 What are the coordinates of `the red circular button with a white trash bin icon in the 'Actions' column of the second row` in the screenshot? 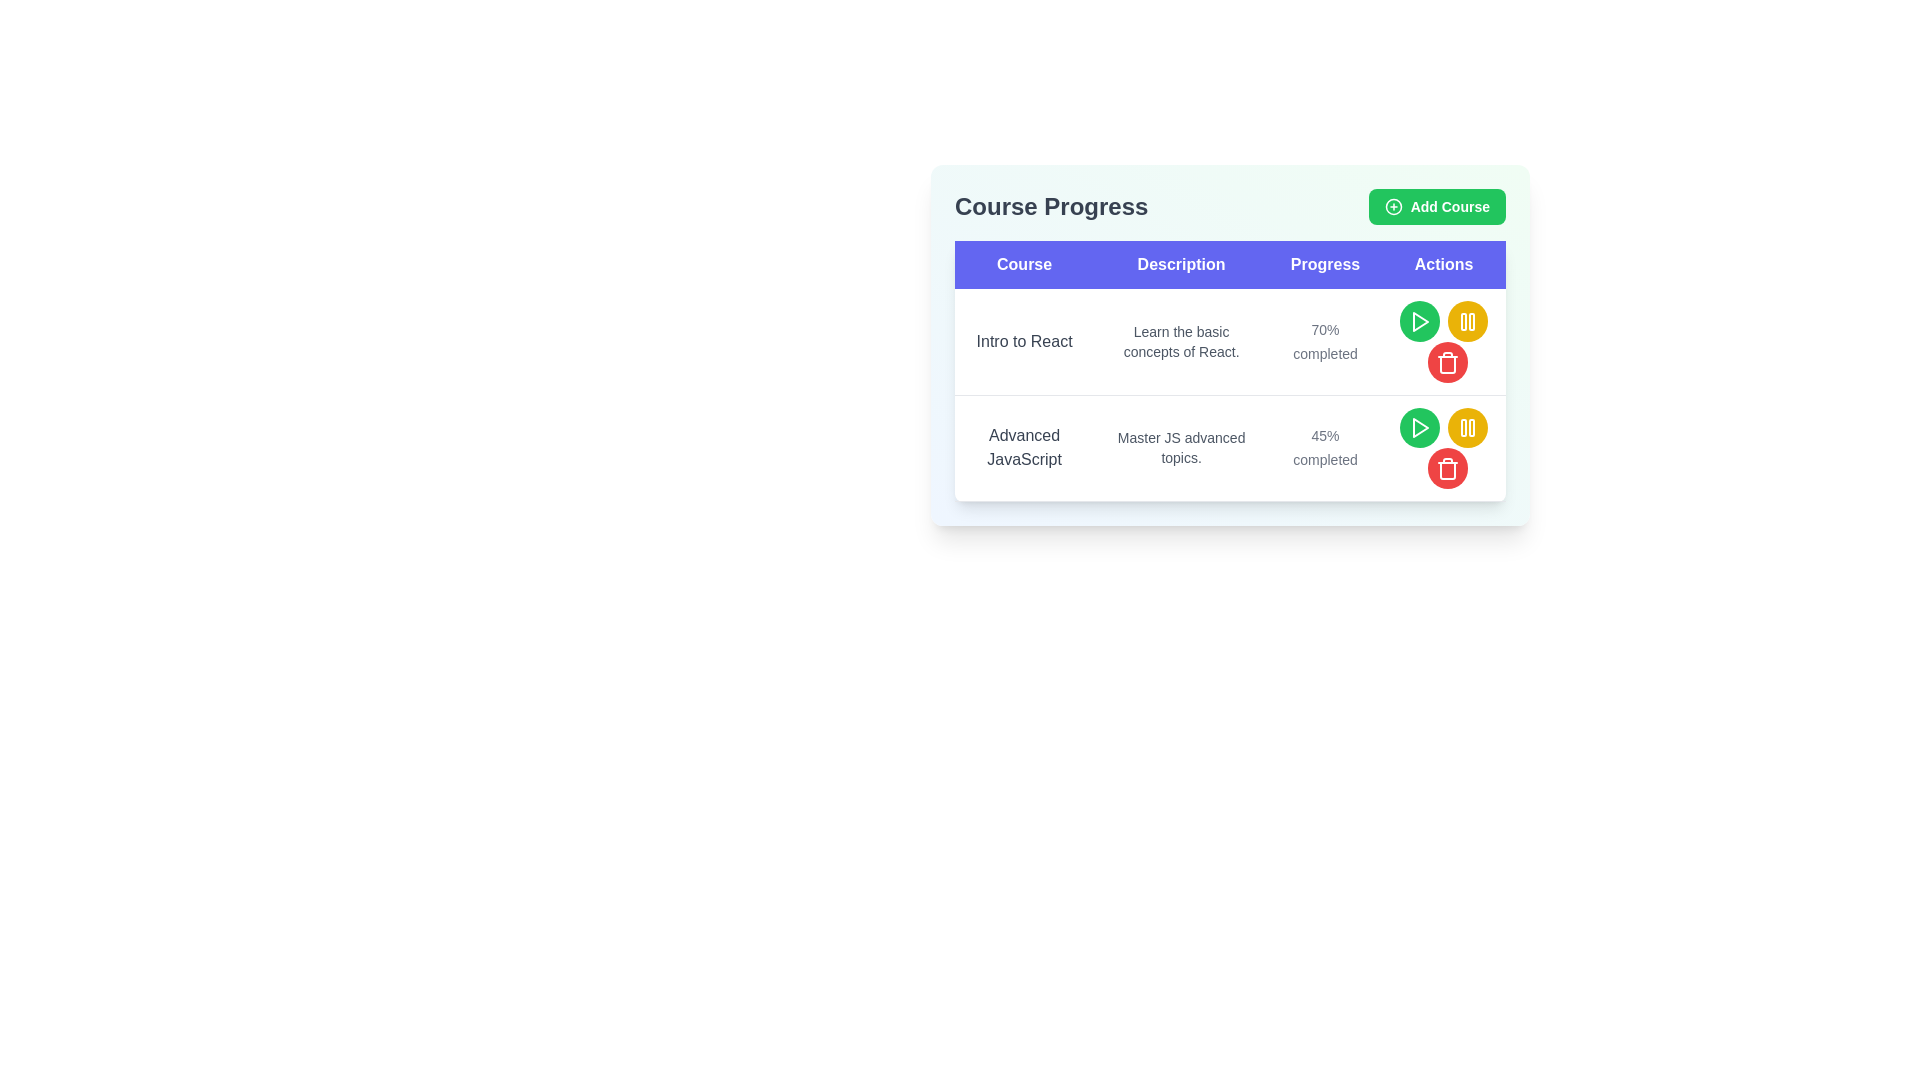 It's located at (1448, 469).